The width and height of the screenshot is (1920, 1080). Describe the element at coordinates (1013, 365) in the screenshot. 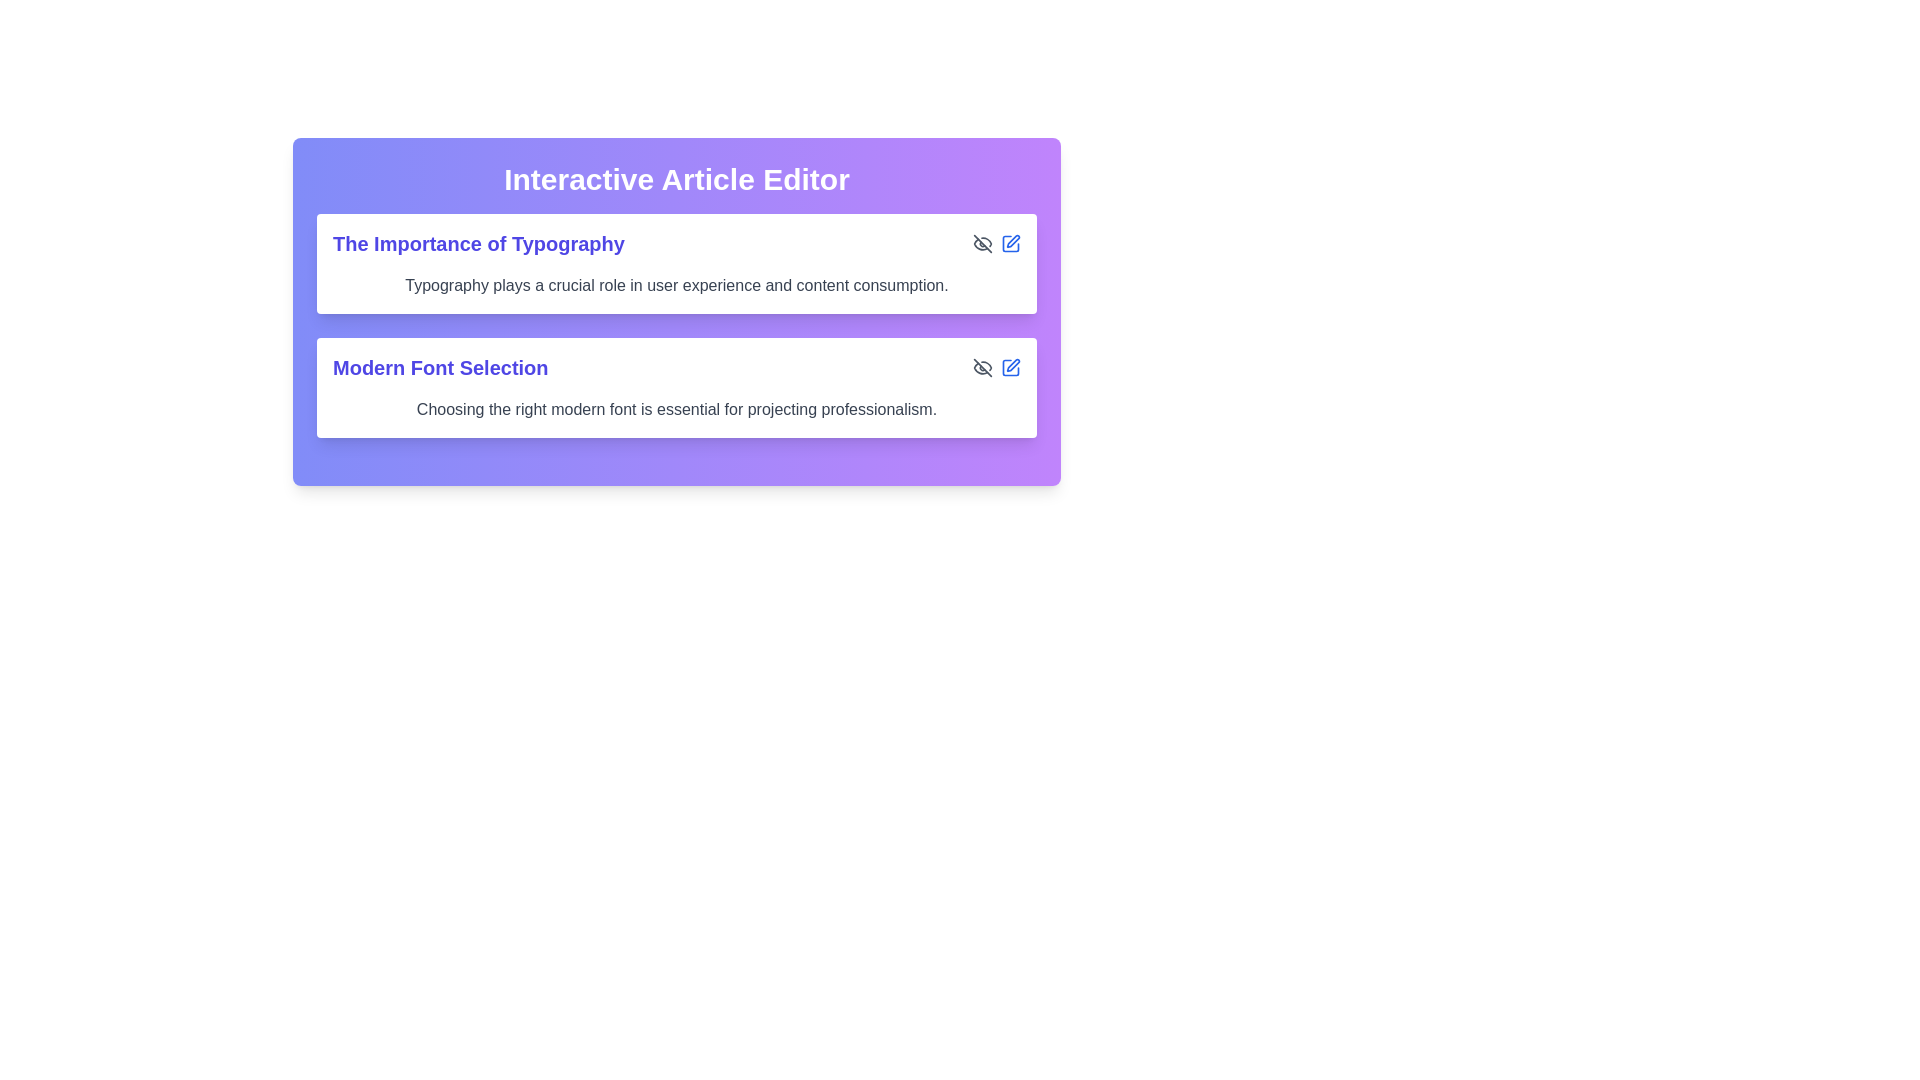

I see `the edit Icon button for the second article entry` at that location.